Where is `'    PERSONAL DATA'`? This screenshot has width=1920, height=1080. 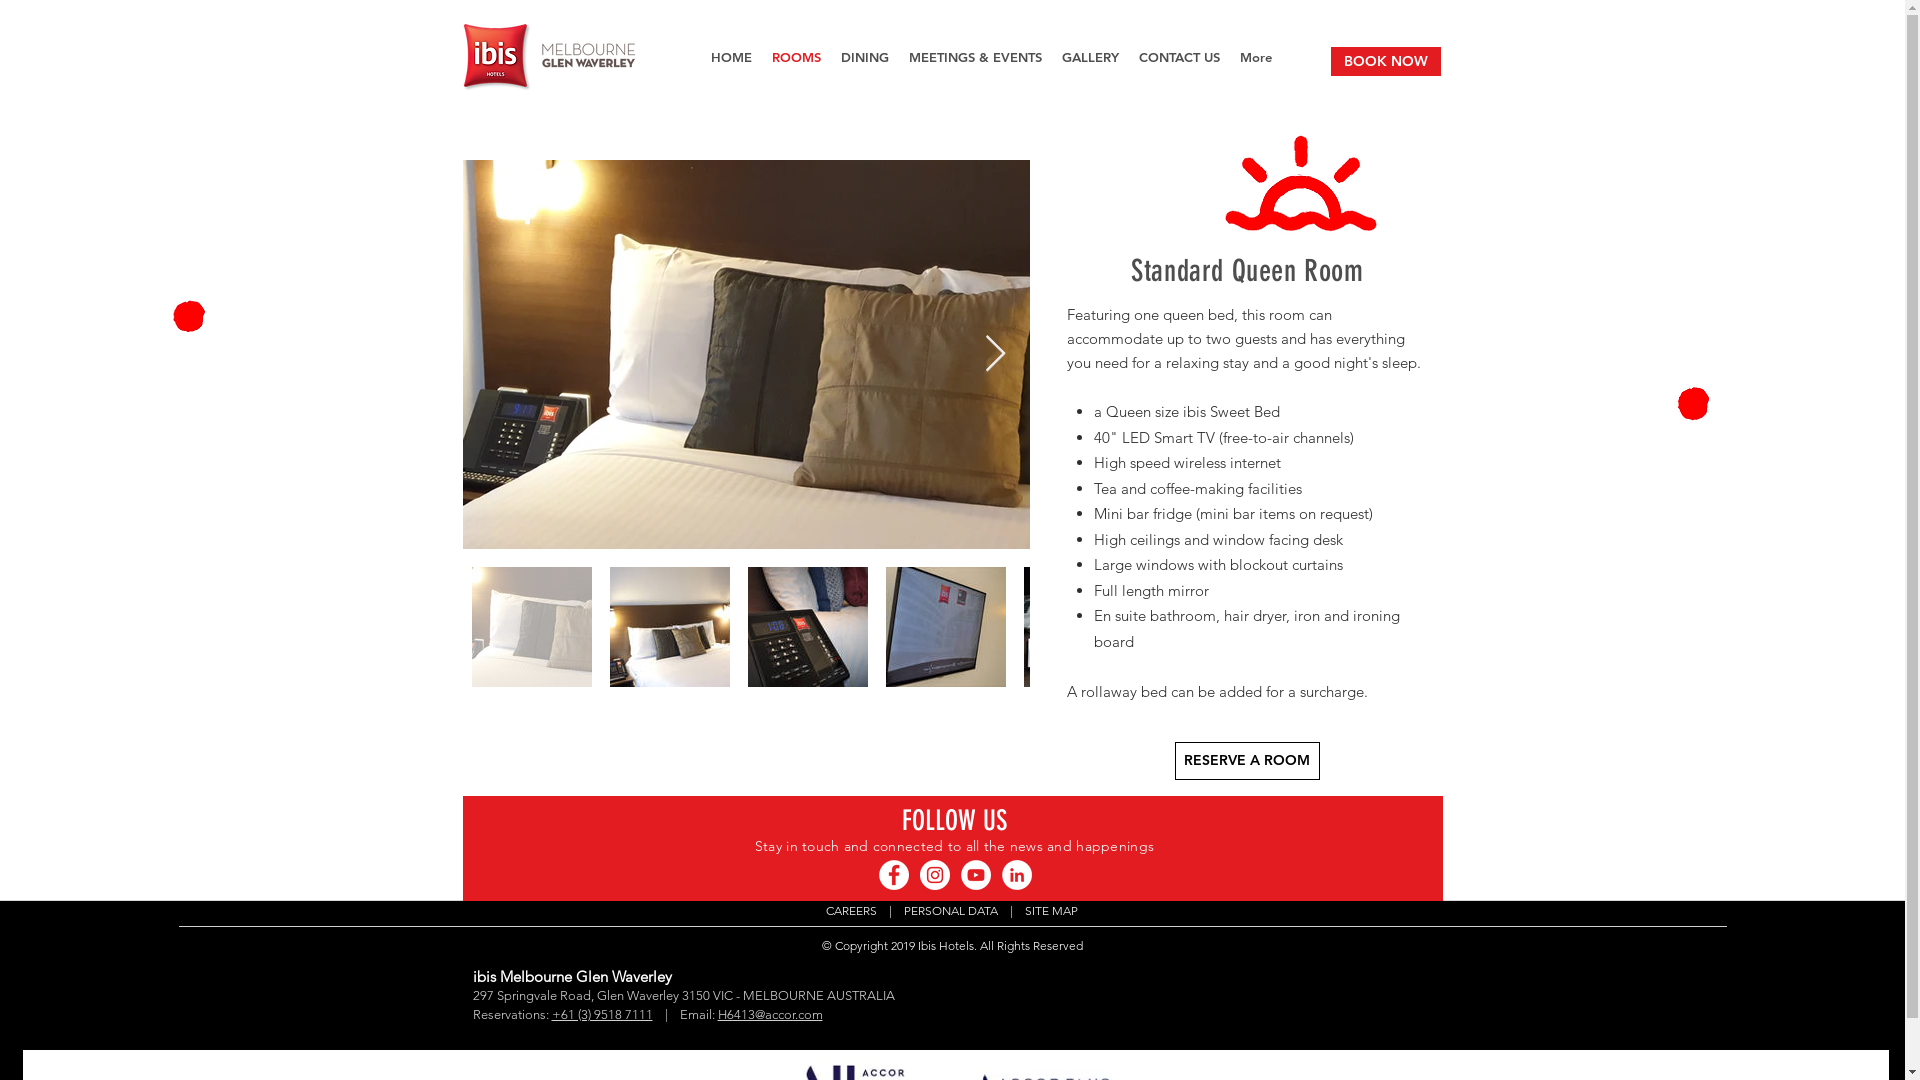
'    PERSONAL DATA' is located at coordinates (944, 910).